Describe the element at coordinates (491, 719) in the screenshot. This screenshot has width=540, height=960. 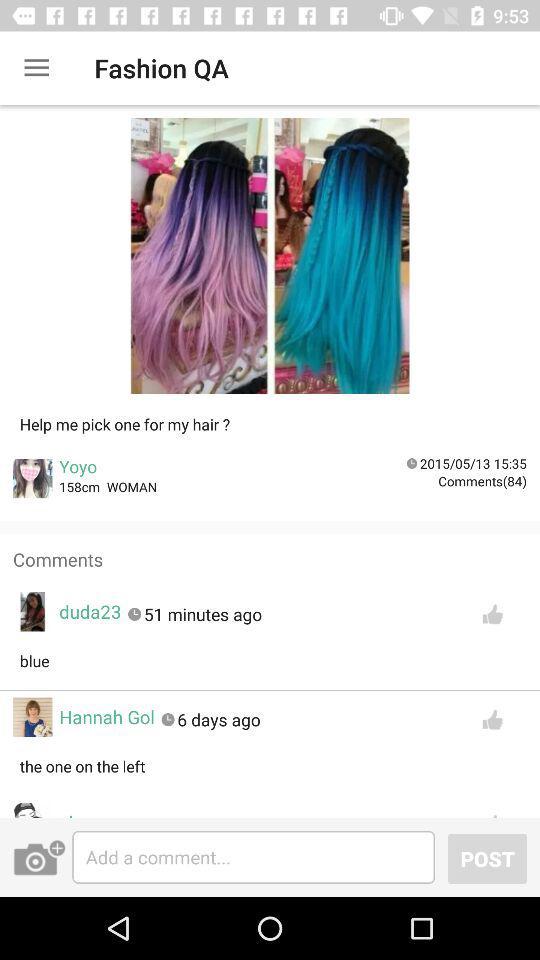
I see `like button` at that location.